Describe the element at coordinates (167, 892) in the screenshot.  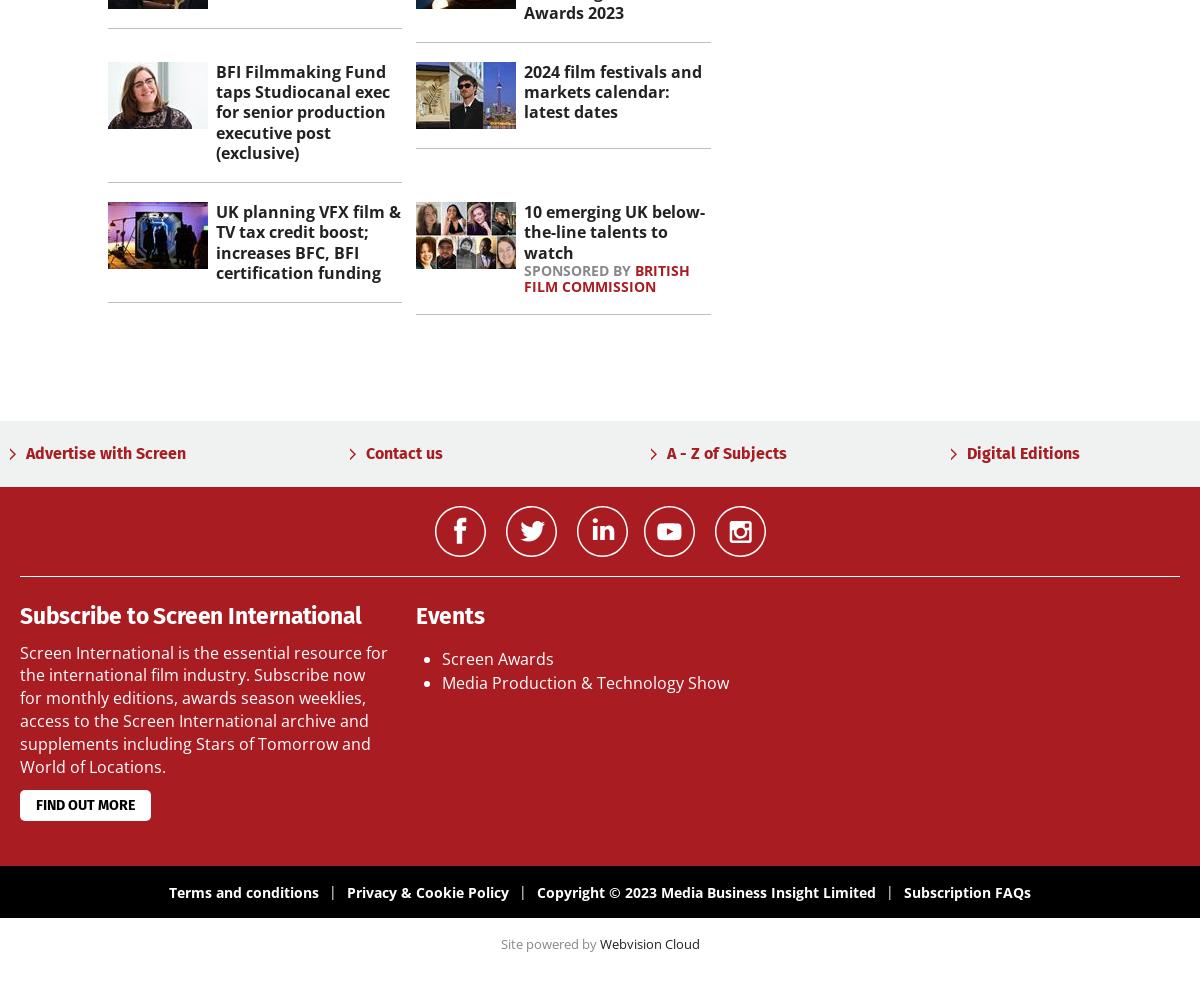
I see `'Terms and conditions'` at that location.